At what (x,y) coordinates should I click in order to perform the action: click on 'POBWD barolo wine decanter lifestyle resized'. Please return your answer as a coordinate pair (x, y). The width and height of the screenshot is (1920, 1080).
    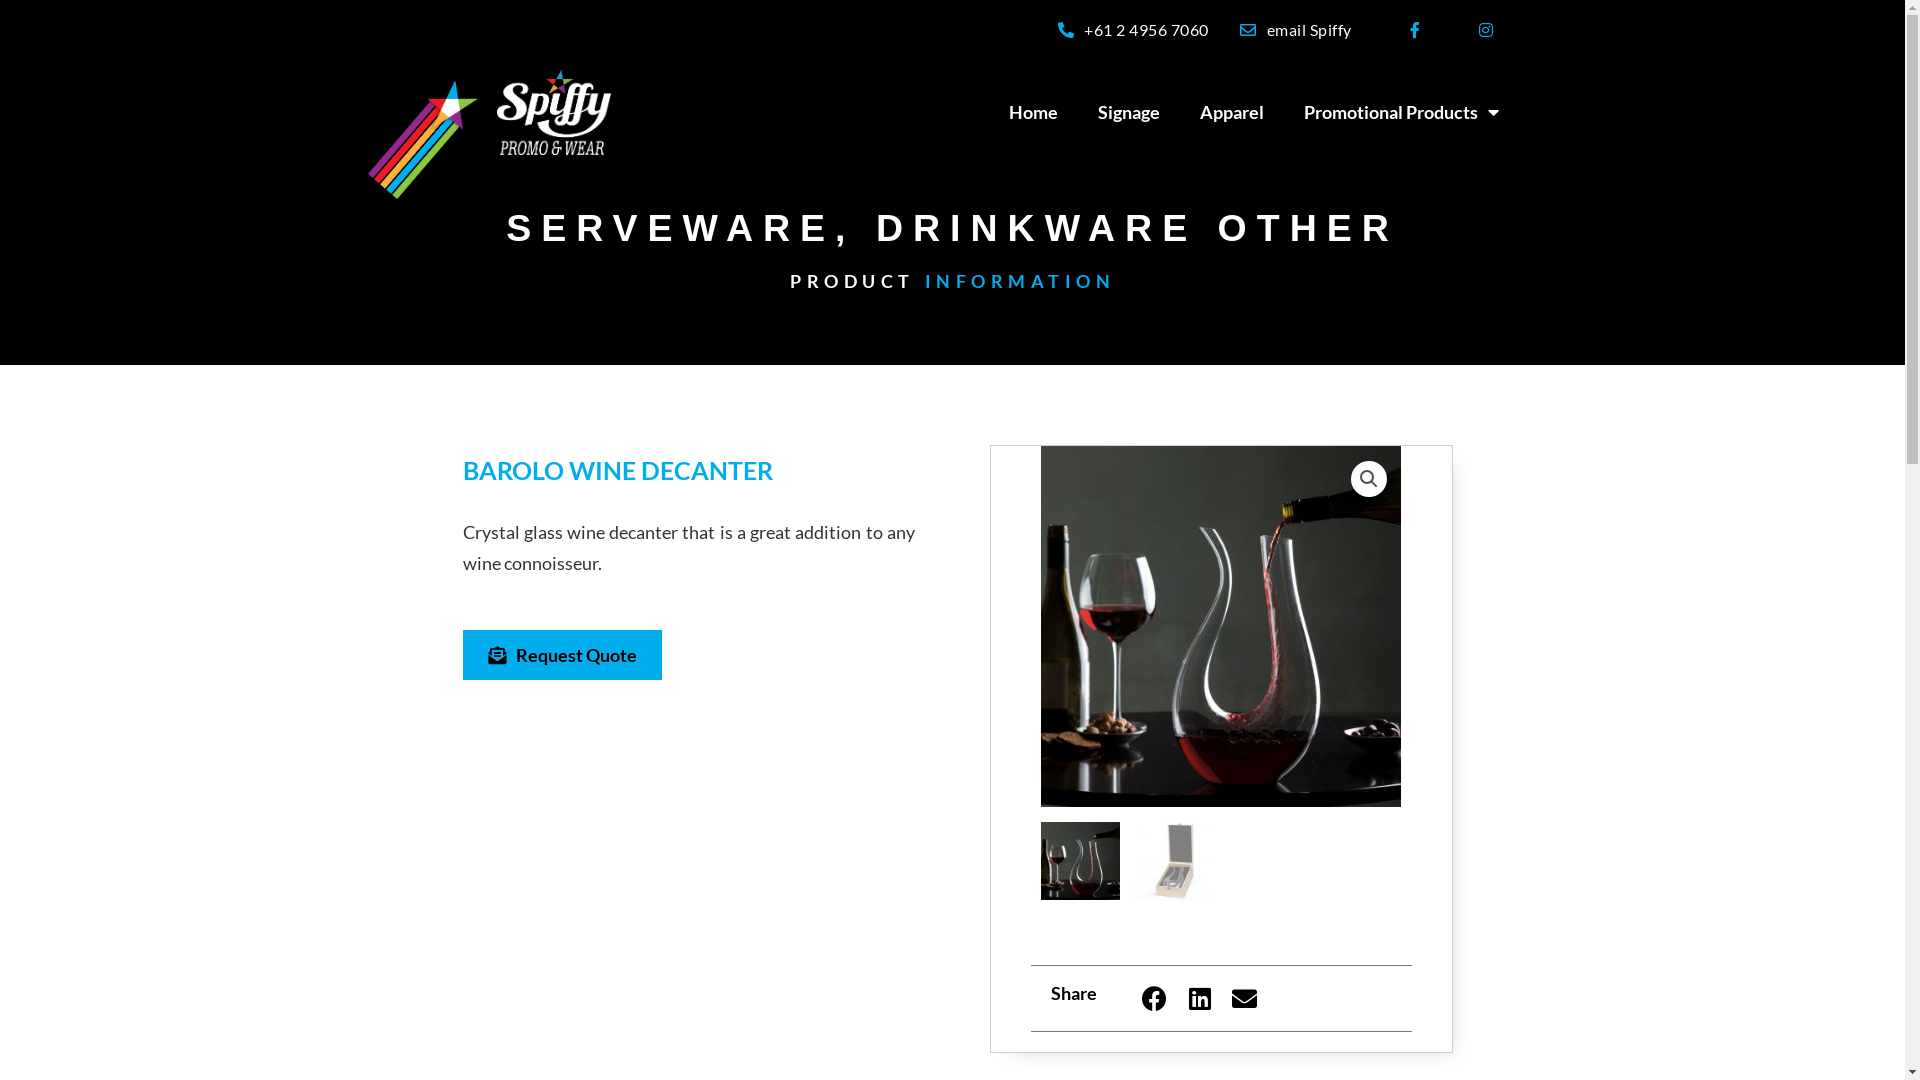
    Looking at the image, I should click on (1220, 625).